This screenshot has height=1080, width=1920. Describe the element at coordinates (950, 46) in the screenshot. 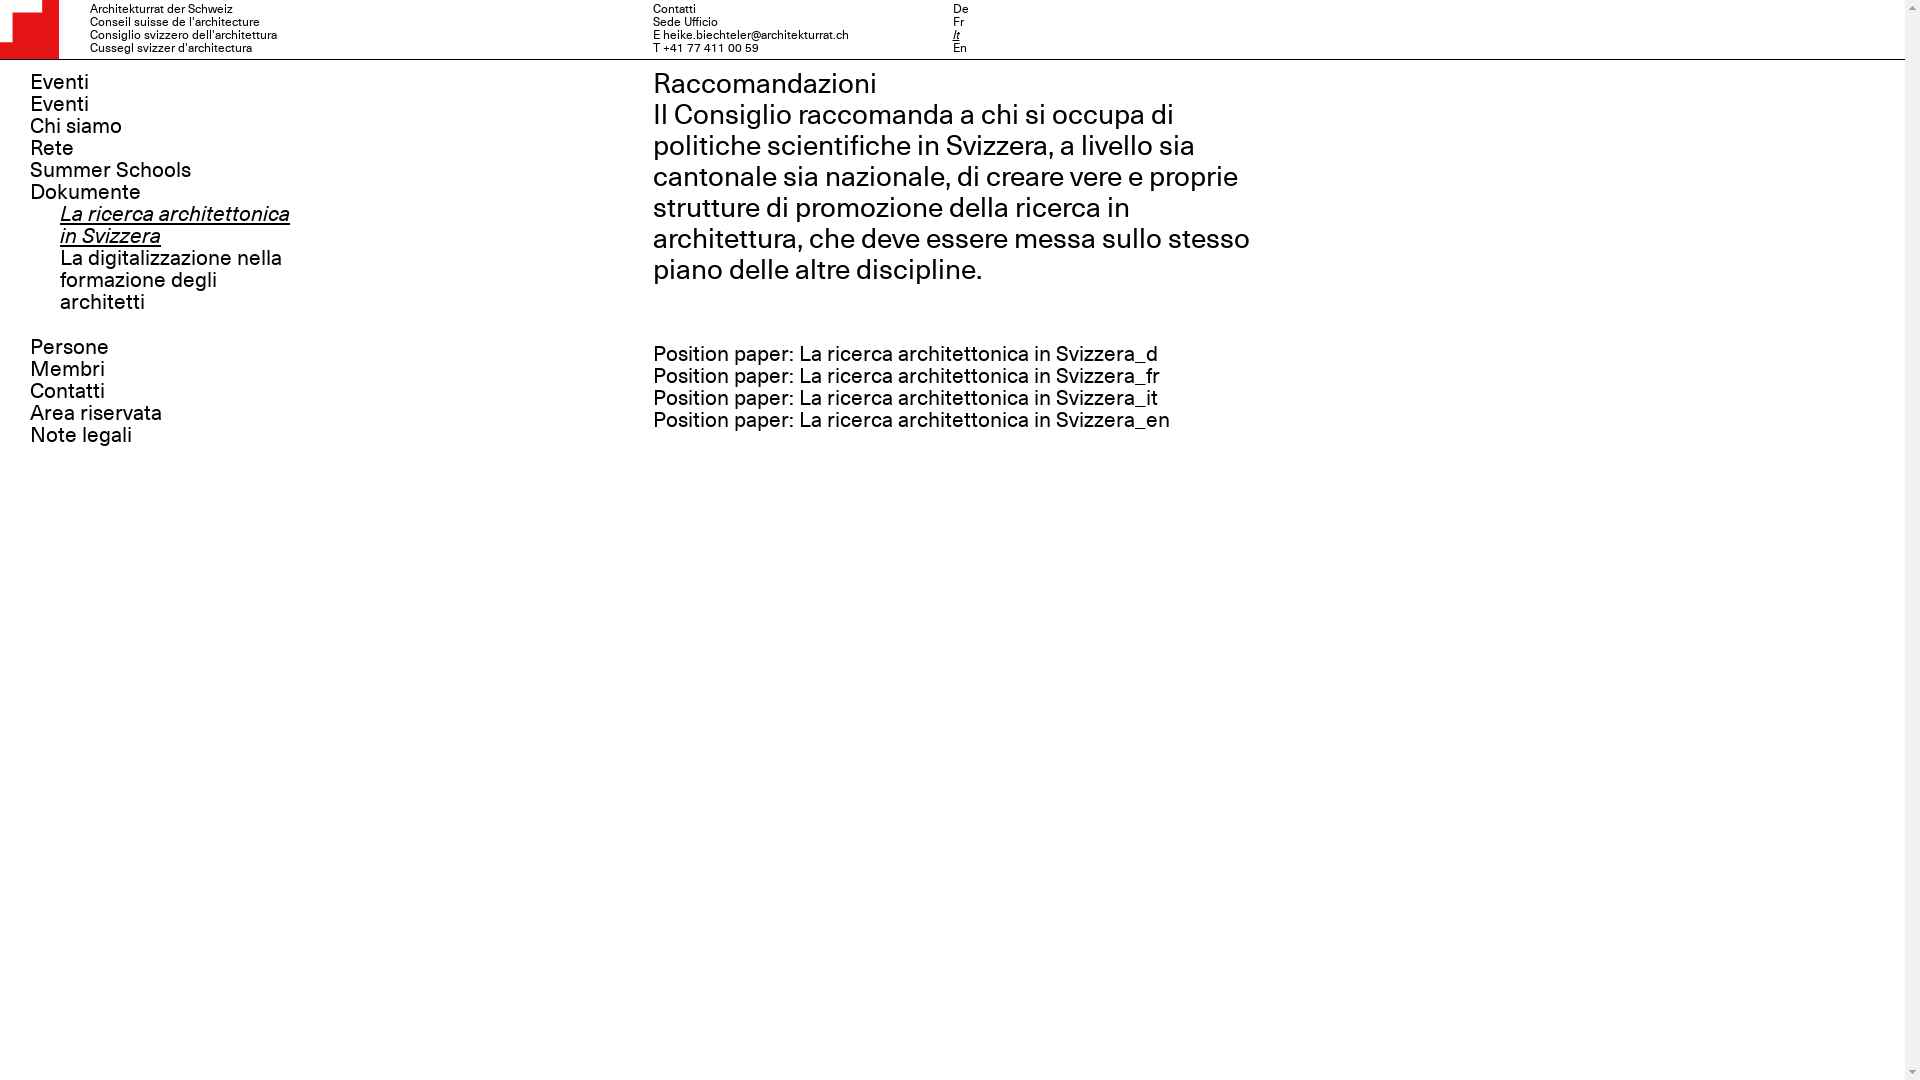

I see `'En'` at that location.